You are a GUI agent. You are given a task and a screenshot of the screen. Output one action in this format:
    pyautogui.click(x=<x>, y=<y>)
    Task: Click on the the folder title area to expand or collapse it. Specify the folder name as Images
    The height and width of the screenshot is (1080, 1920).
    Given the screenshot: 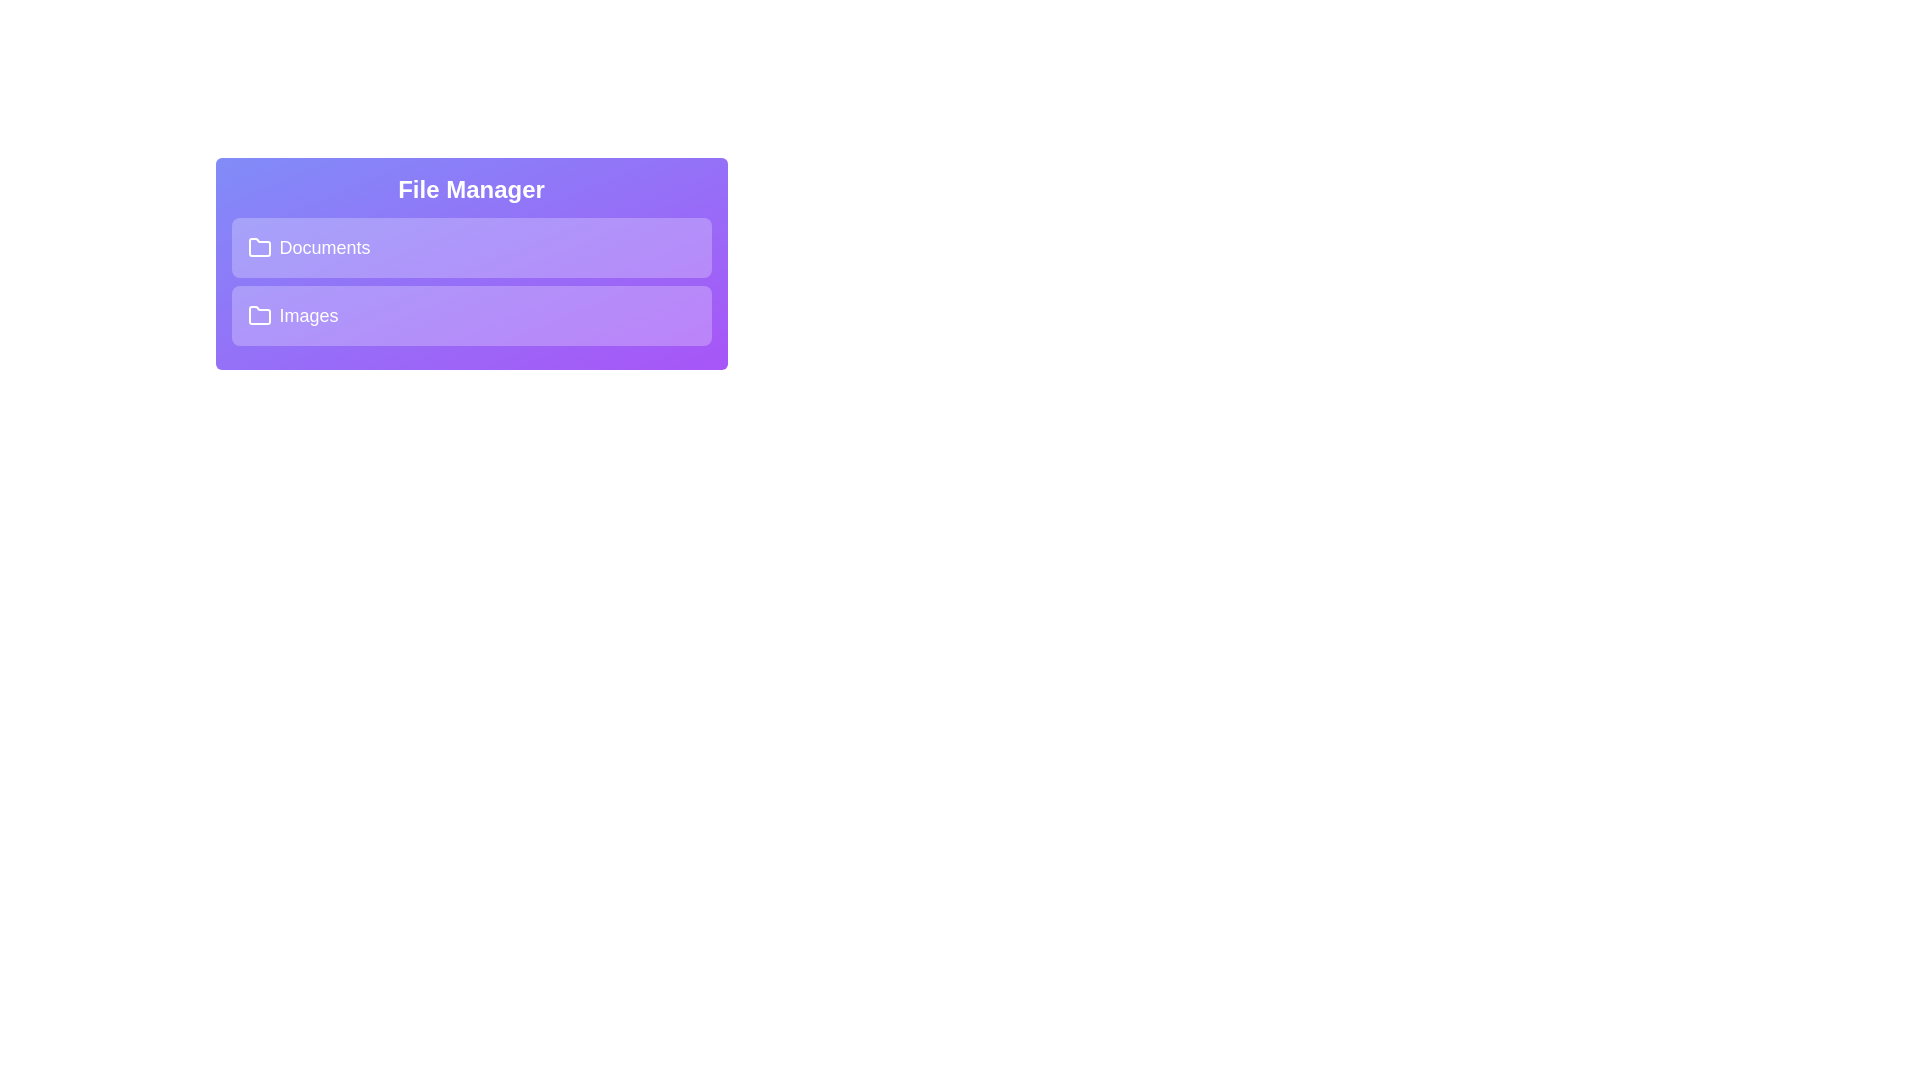 What is the action you would take?
    pyautogui.click(x=470, y=315)
    